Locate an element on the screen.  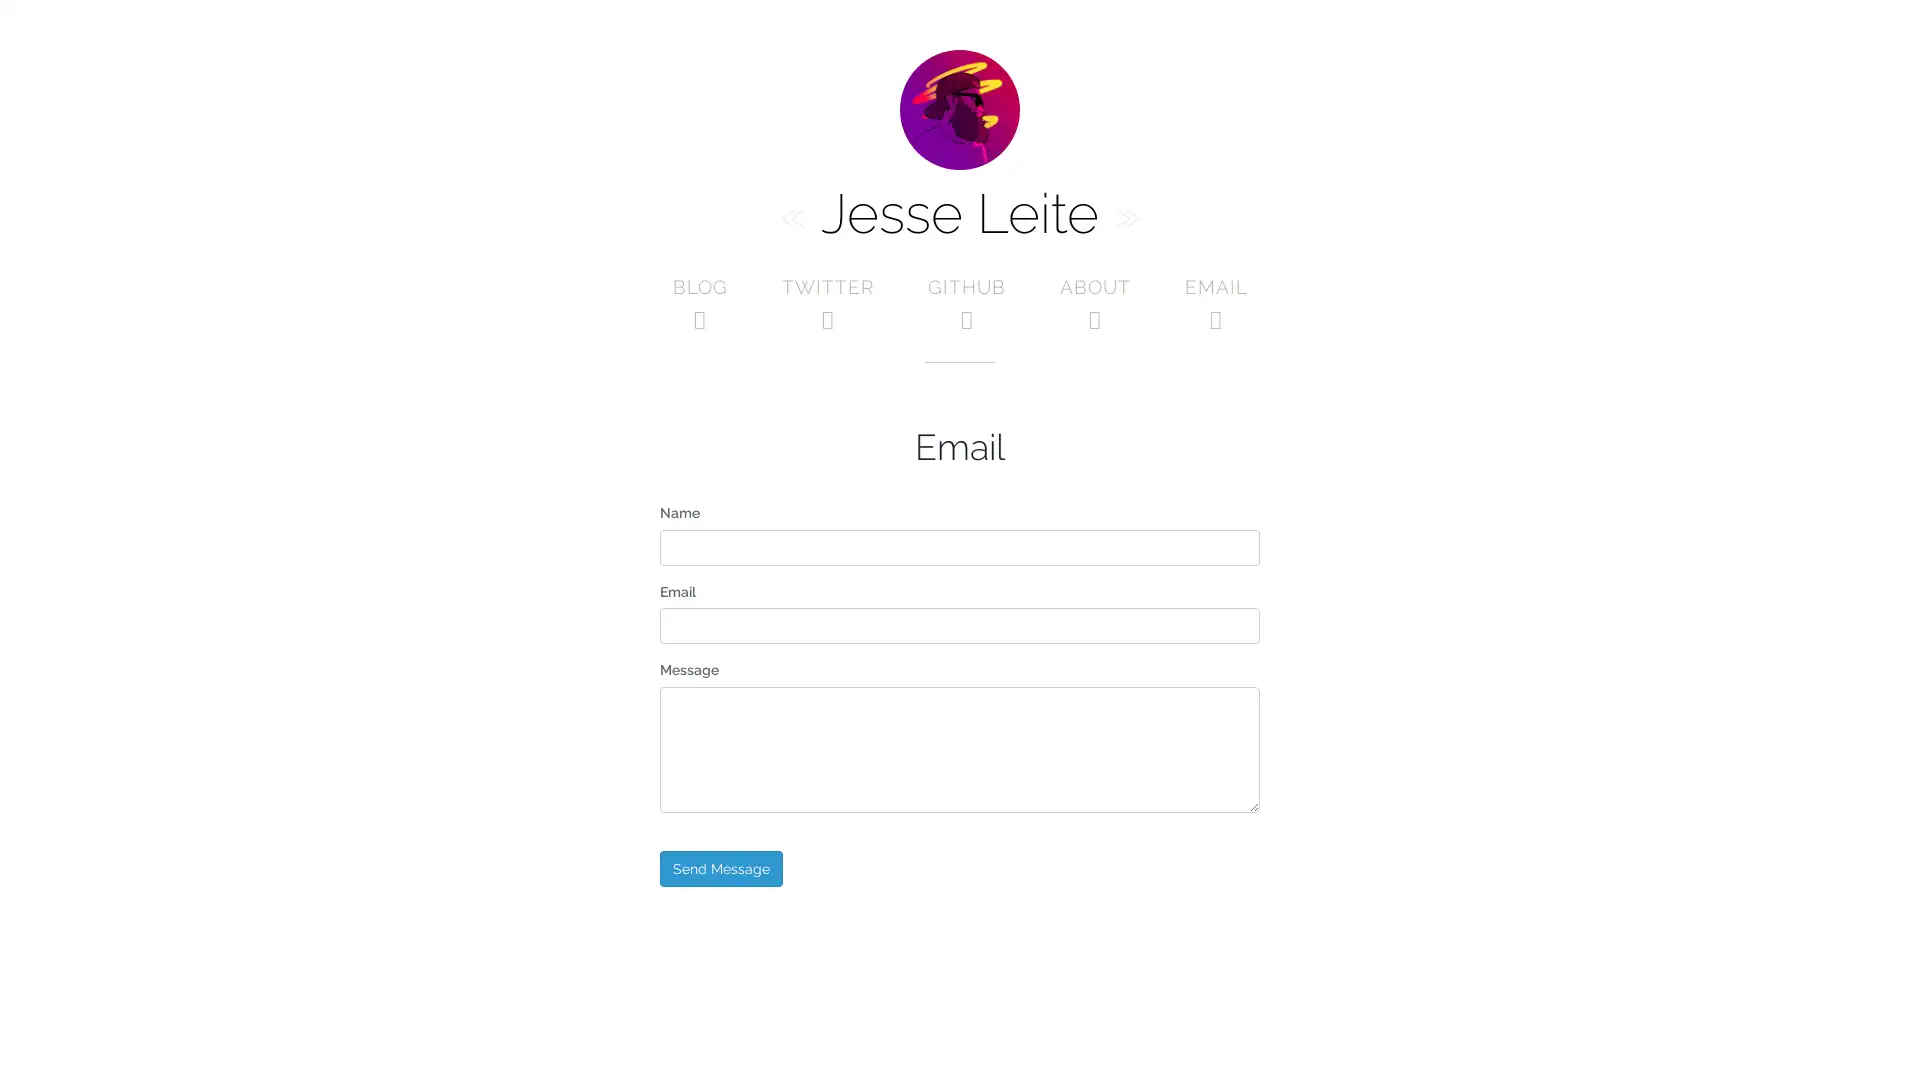
Send Message is located at coordinates (720, 866).